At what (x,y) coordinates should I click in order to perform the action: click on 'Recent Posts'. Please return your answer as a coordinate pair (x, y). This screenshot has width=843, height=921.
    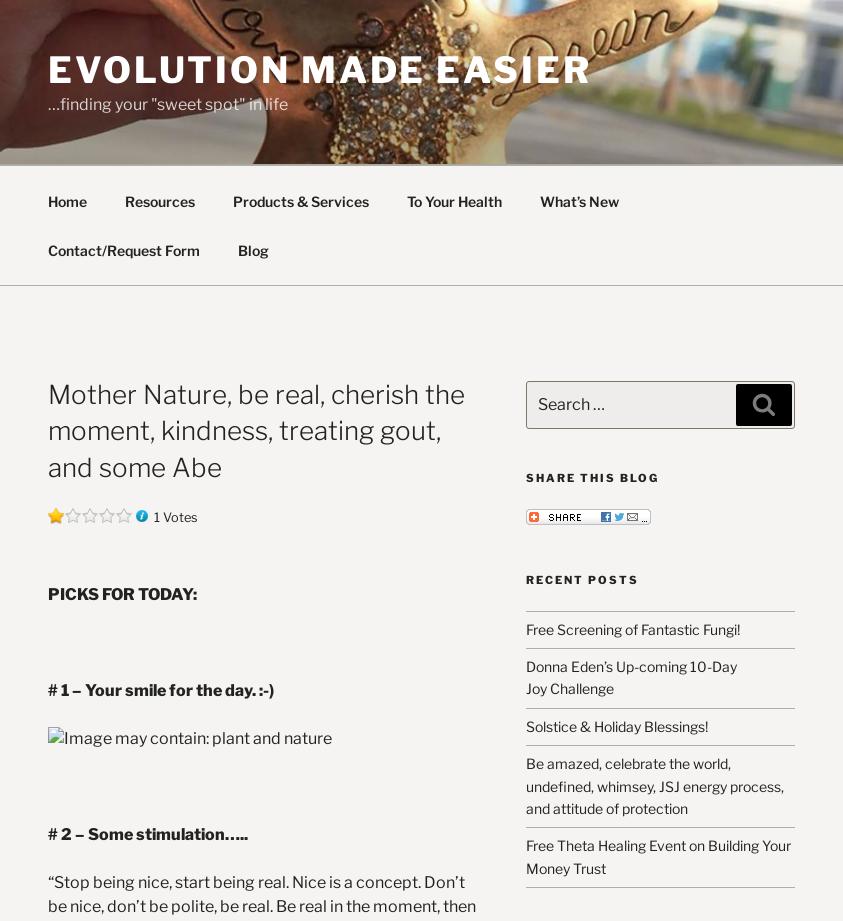
    Looking at the image, I should click on (581, 579).